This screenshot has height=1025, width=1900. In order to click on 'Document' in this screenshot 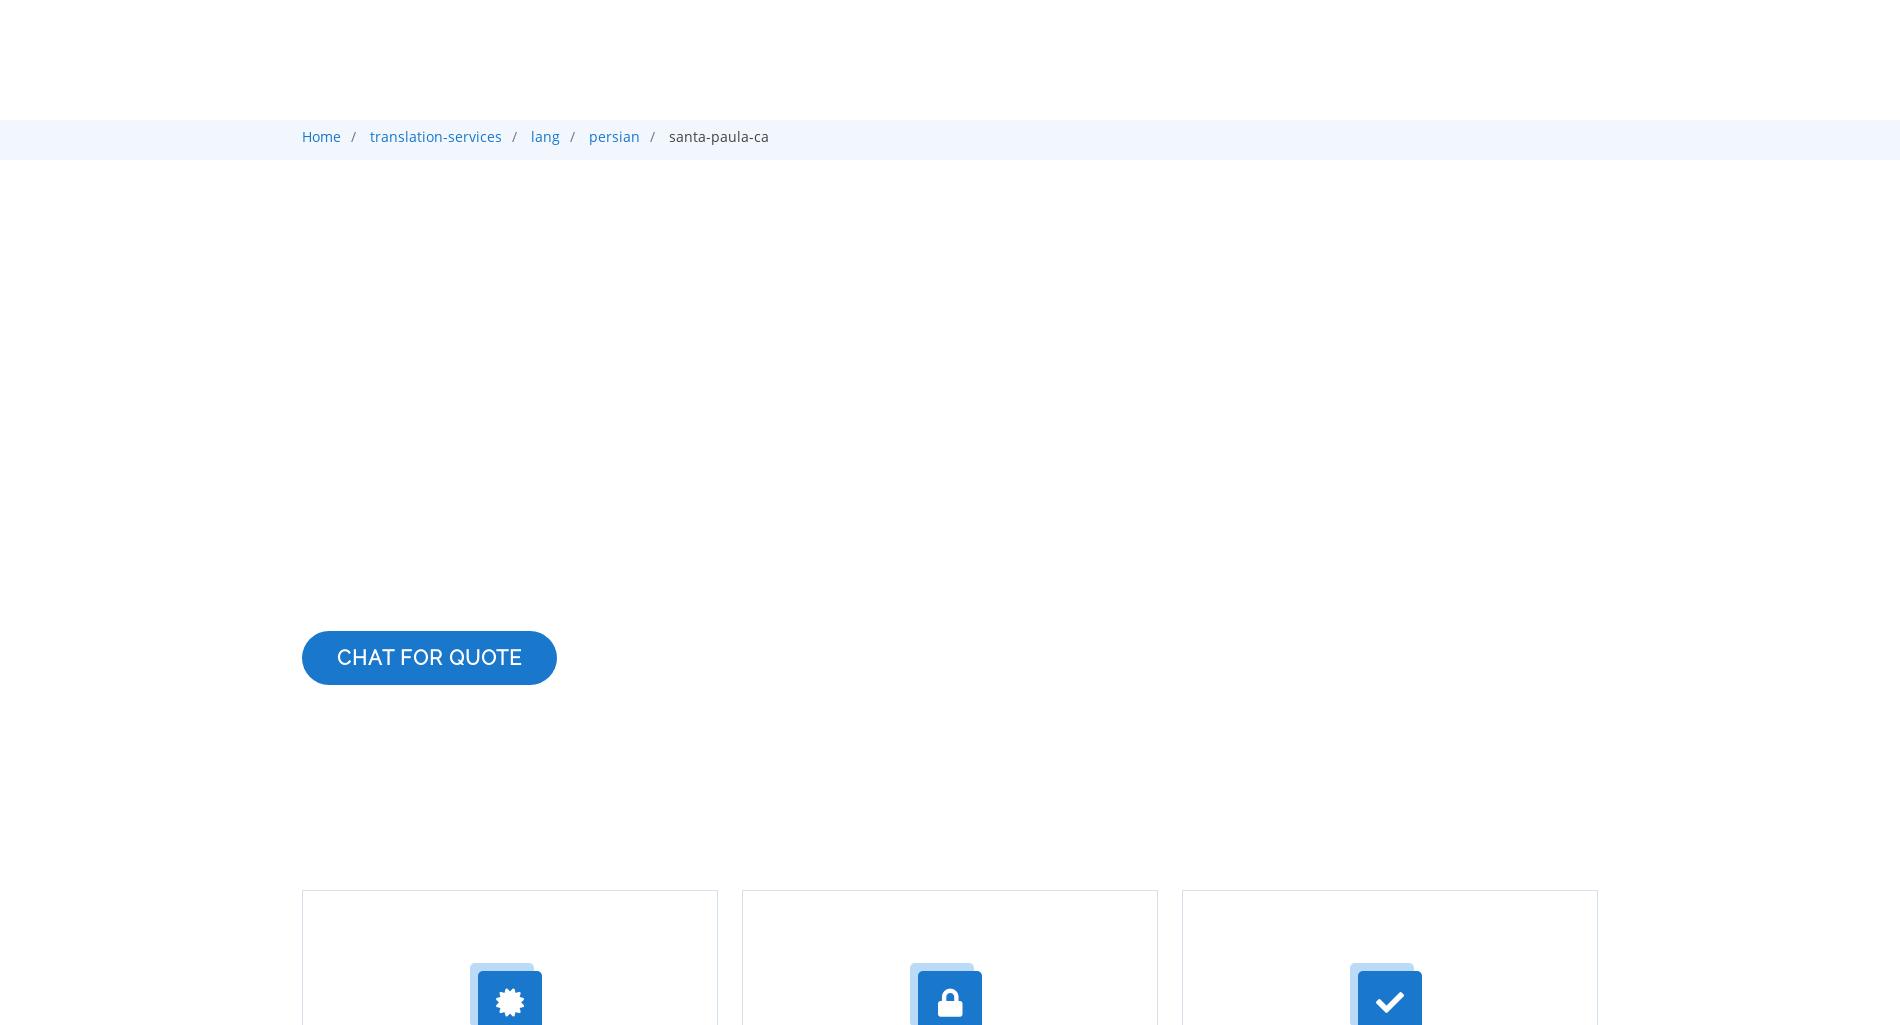, I will do `click(1335, 217)`.